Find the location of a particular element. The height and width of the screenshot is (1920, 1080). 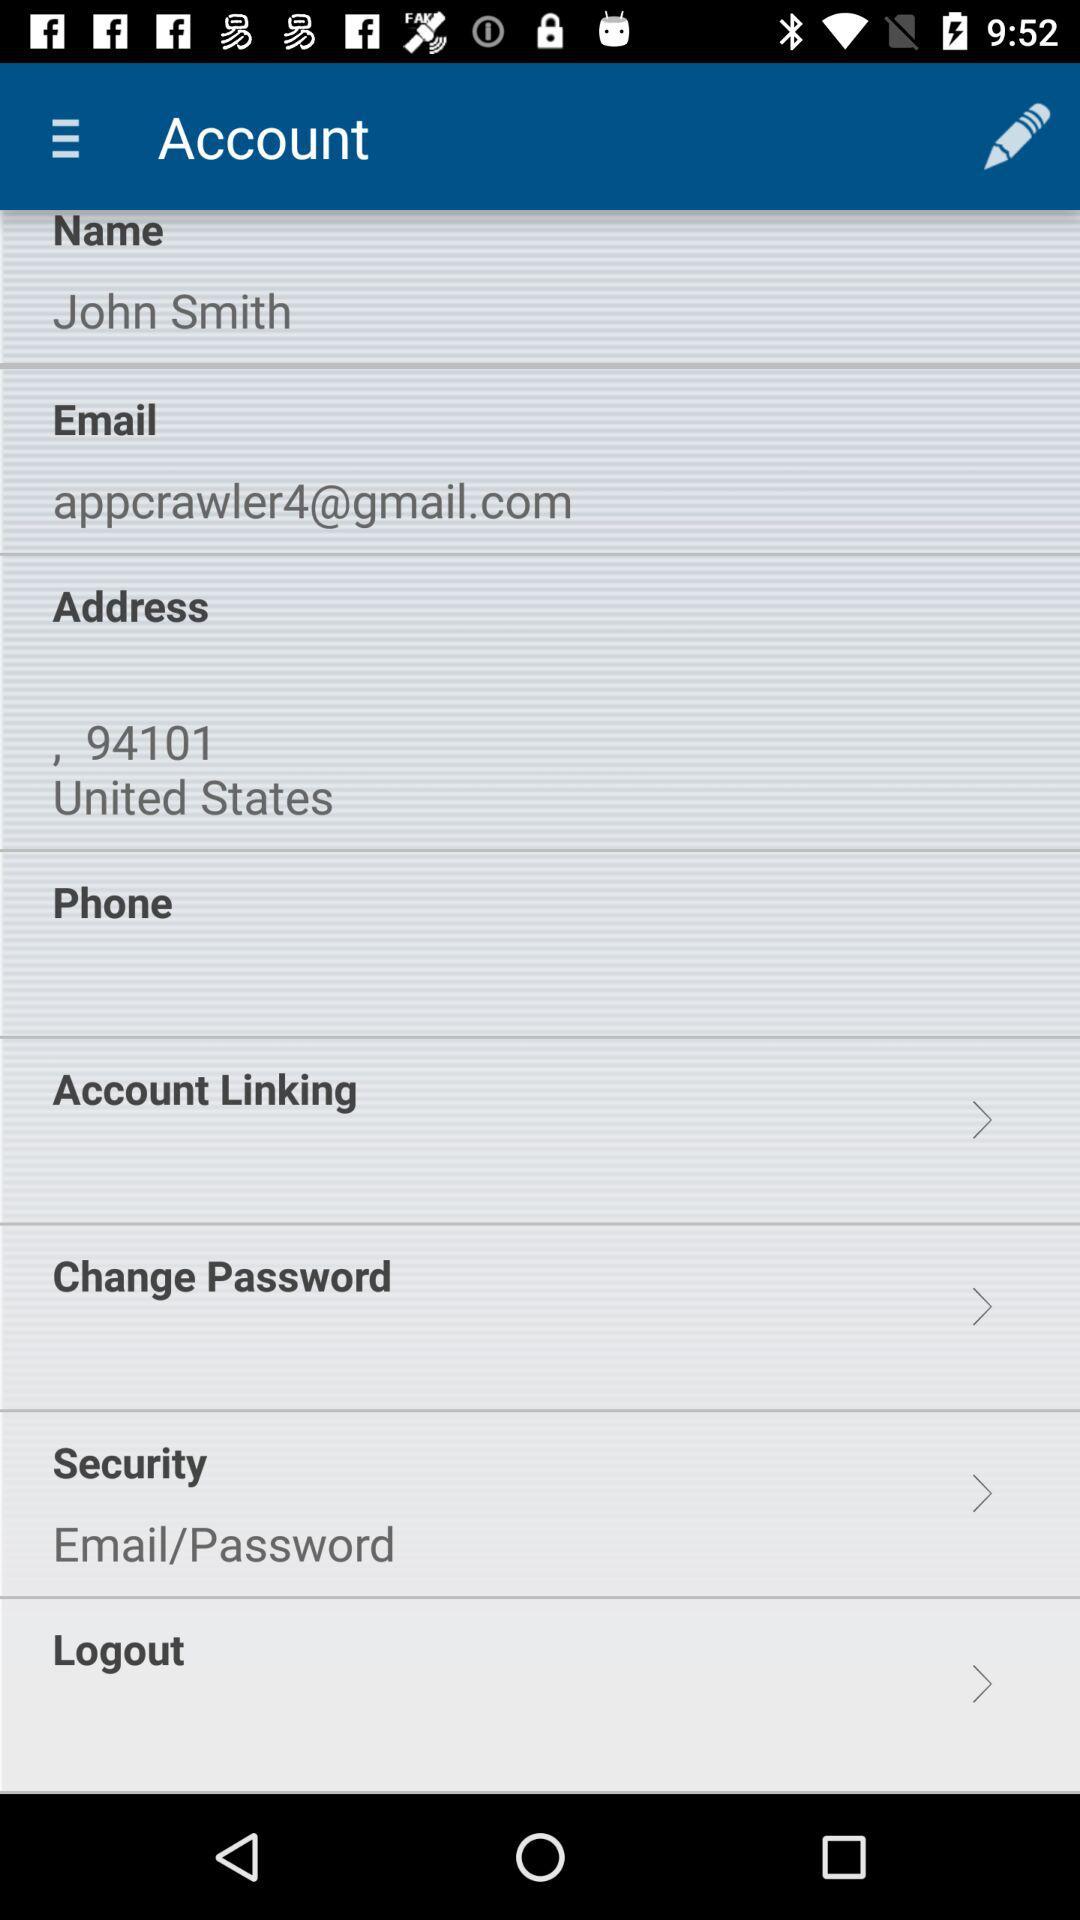

the security is located at coordinates (129, 1461).